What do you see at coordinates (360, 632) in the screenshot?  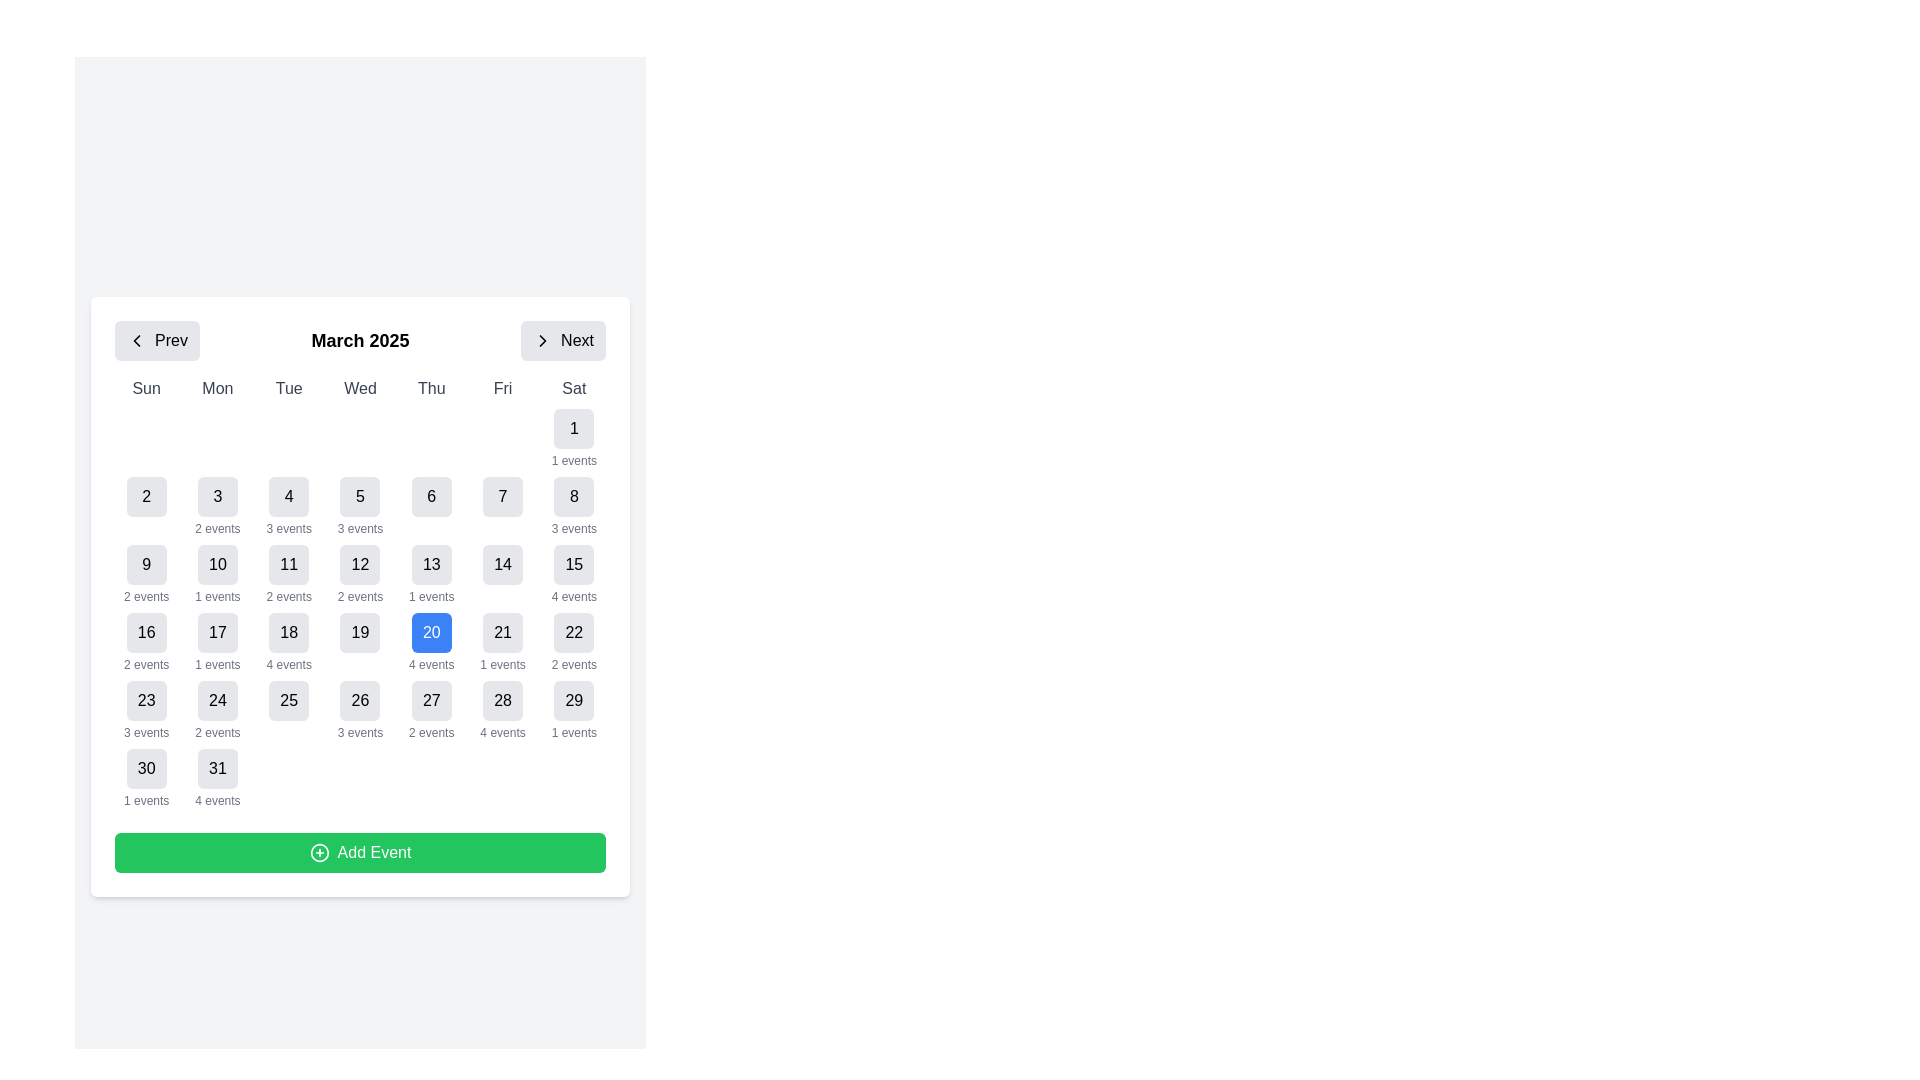 I see `the Button that allows users to select the date '19' in the calendar under 'March 2025'` at bounding box center [360, 632].